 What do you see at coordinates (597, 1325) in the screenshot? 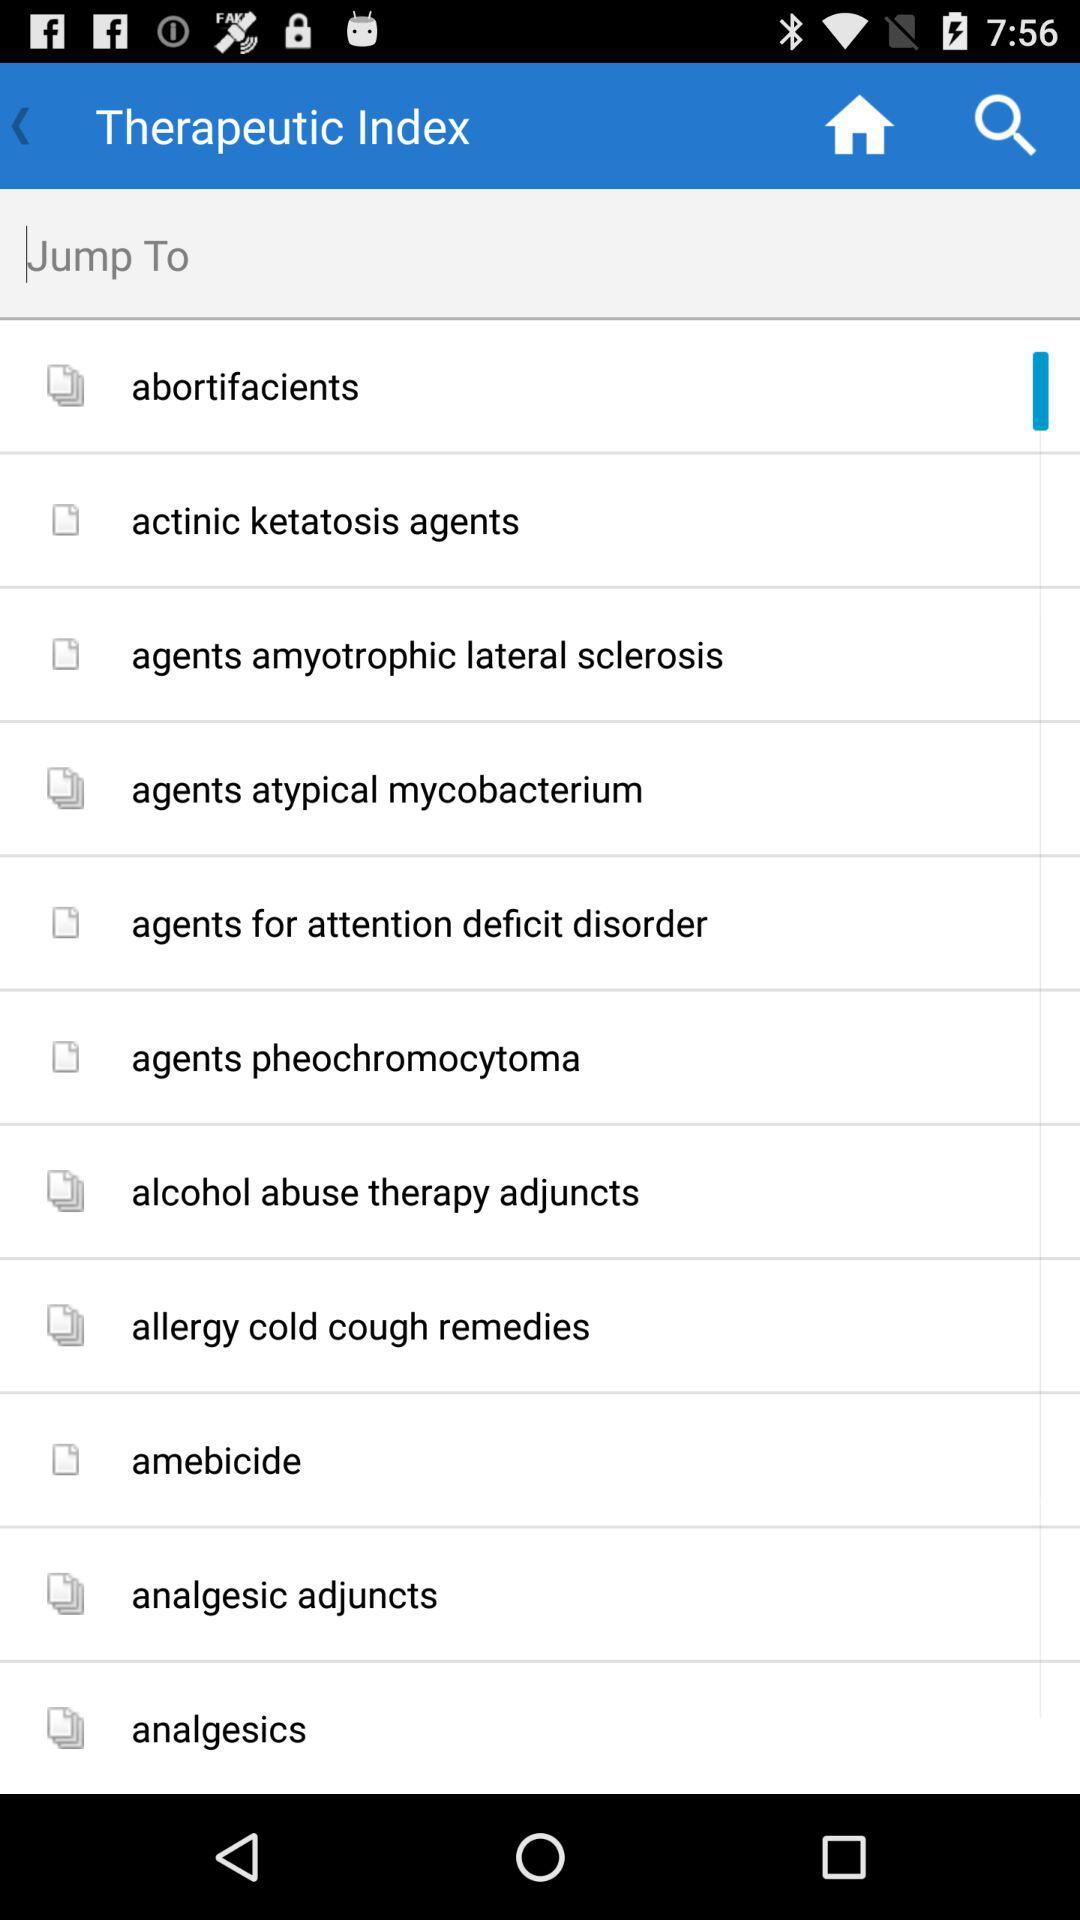
I see `icon below the alcohol abuse therapy` at bounding box center [597, 1325].